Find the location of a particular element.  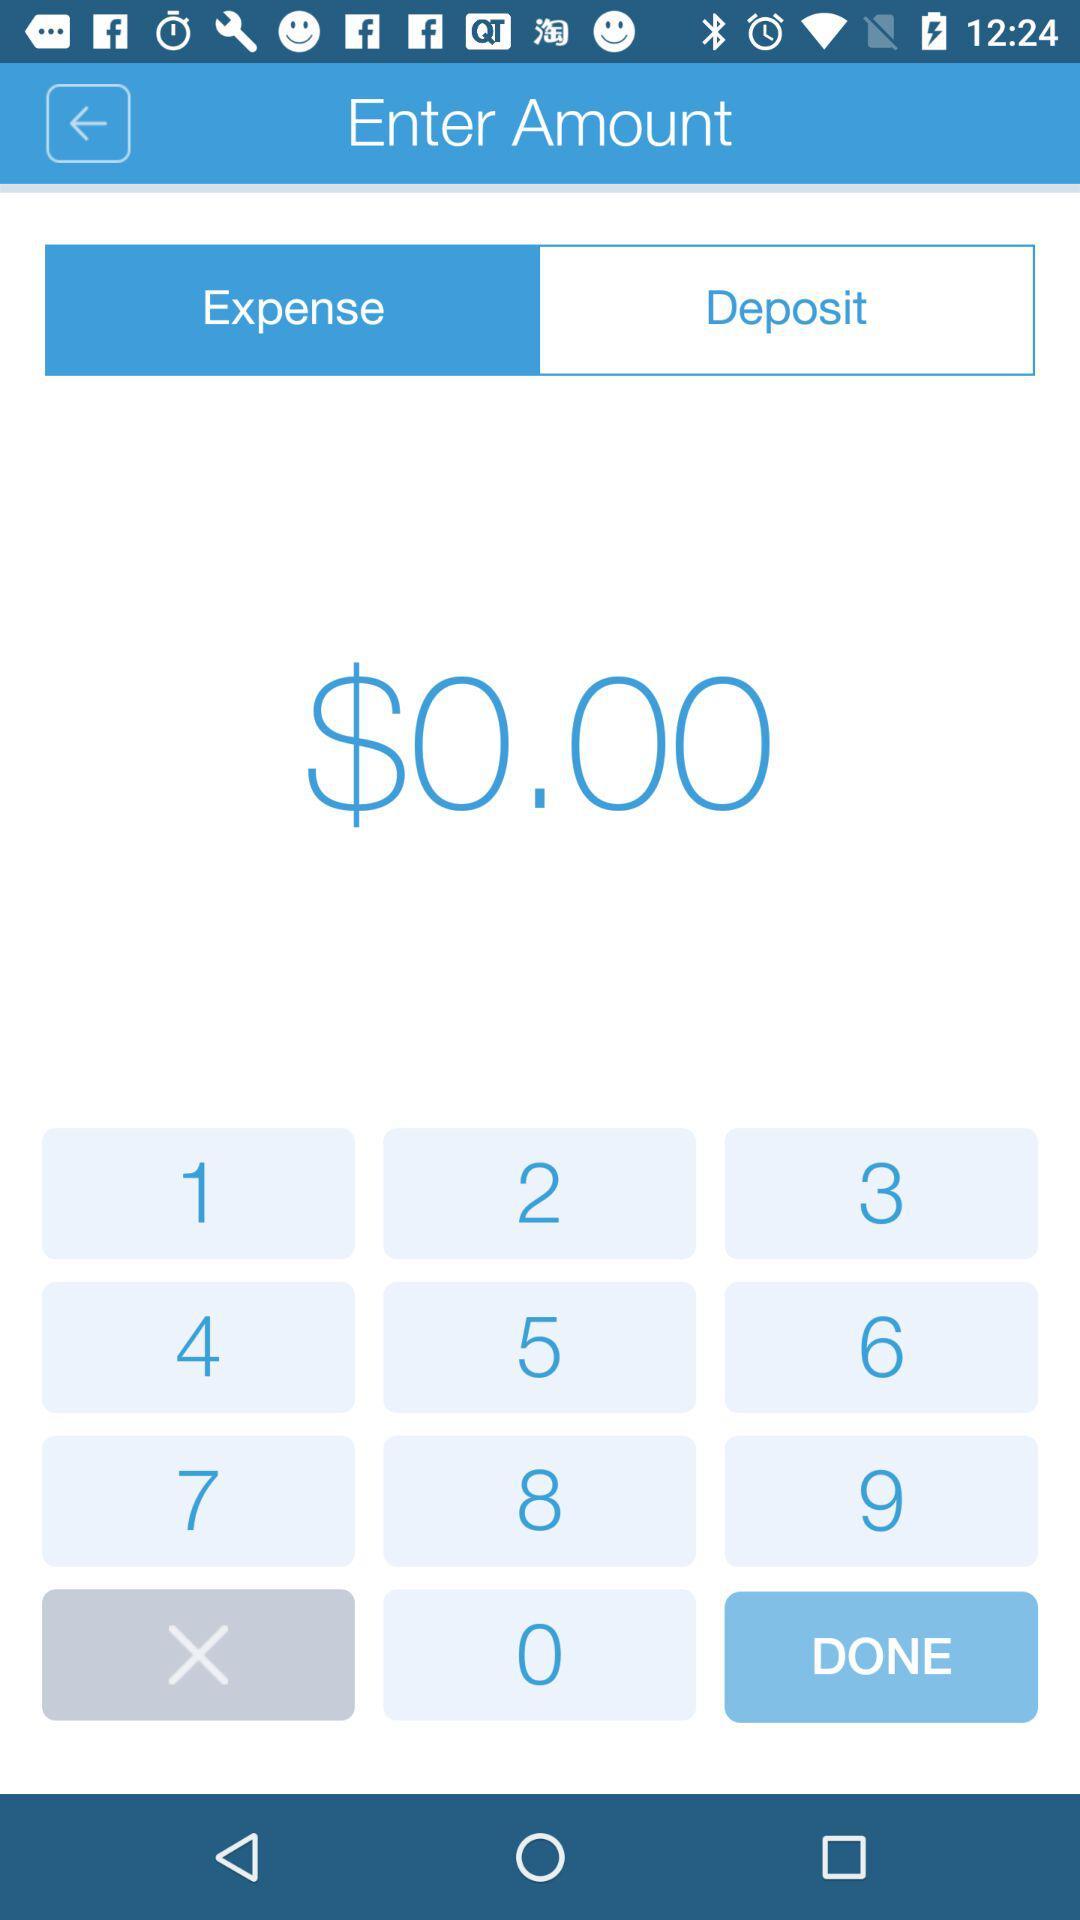

button with 9 is located at coordinates (880, 1501).